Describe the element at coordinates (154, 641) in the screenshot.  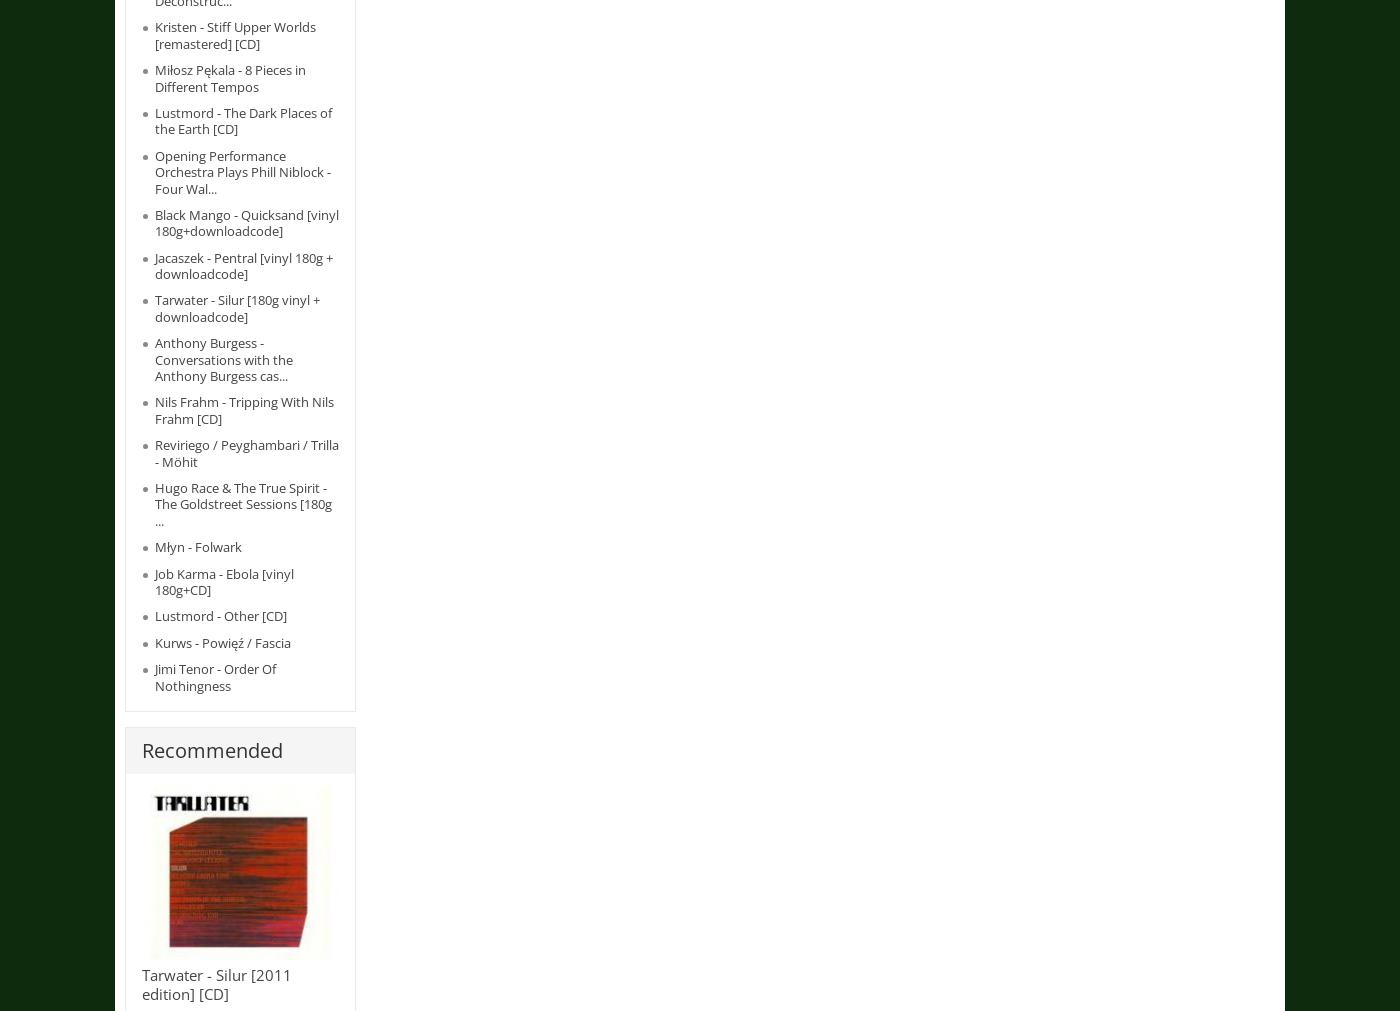
I see `'Kurws - Powięź / Fascia'` at that location.